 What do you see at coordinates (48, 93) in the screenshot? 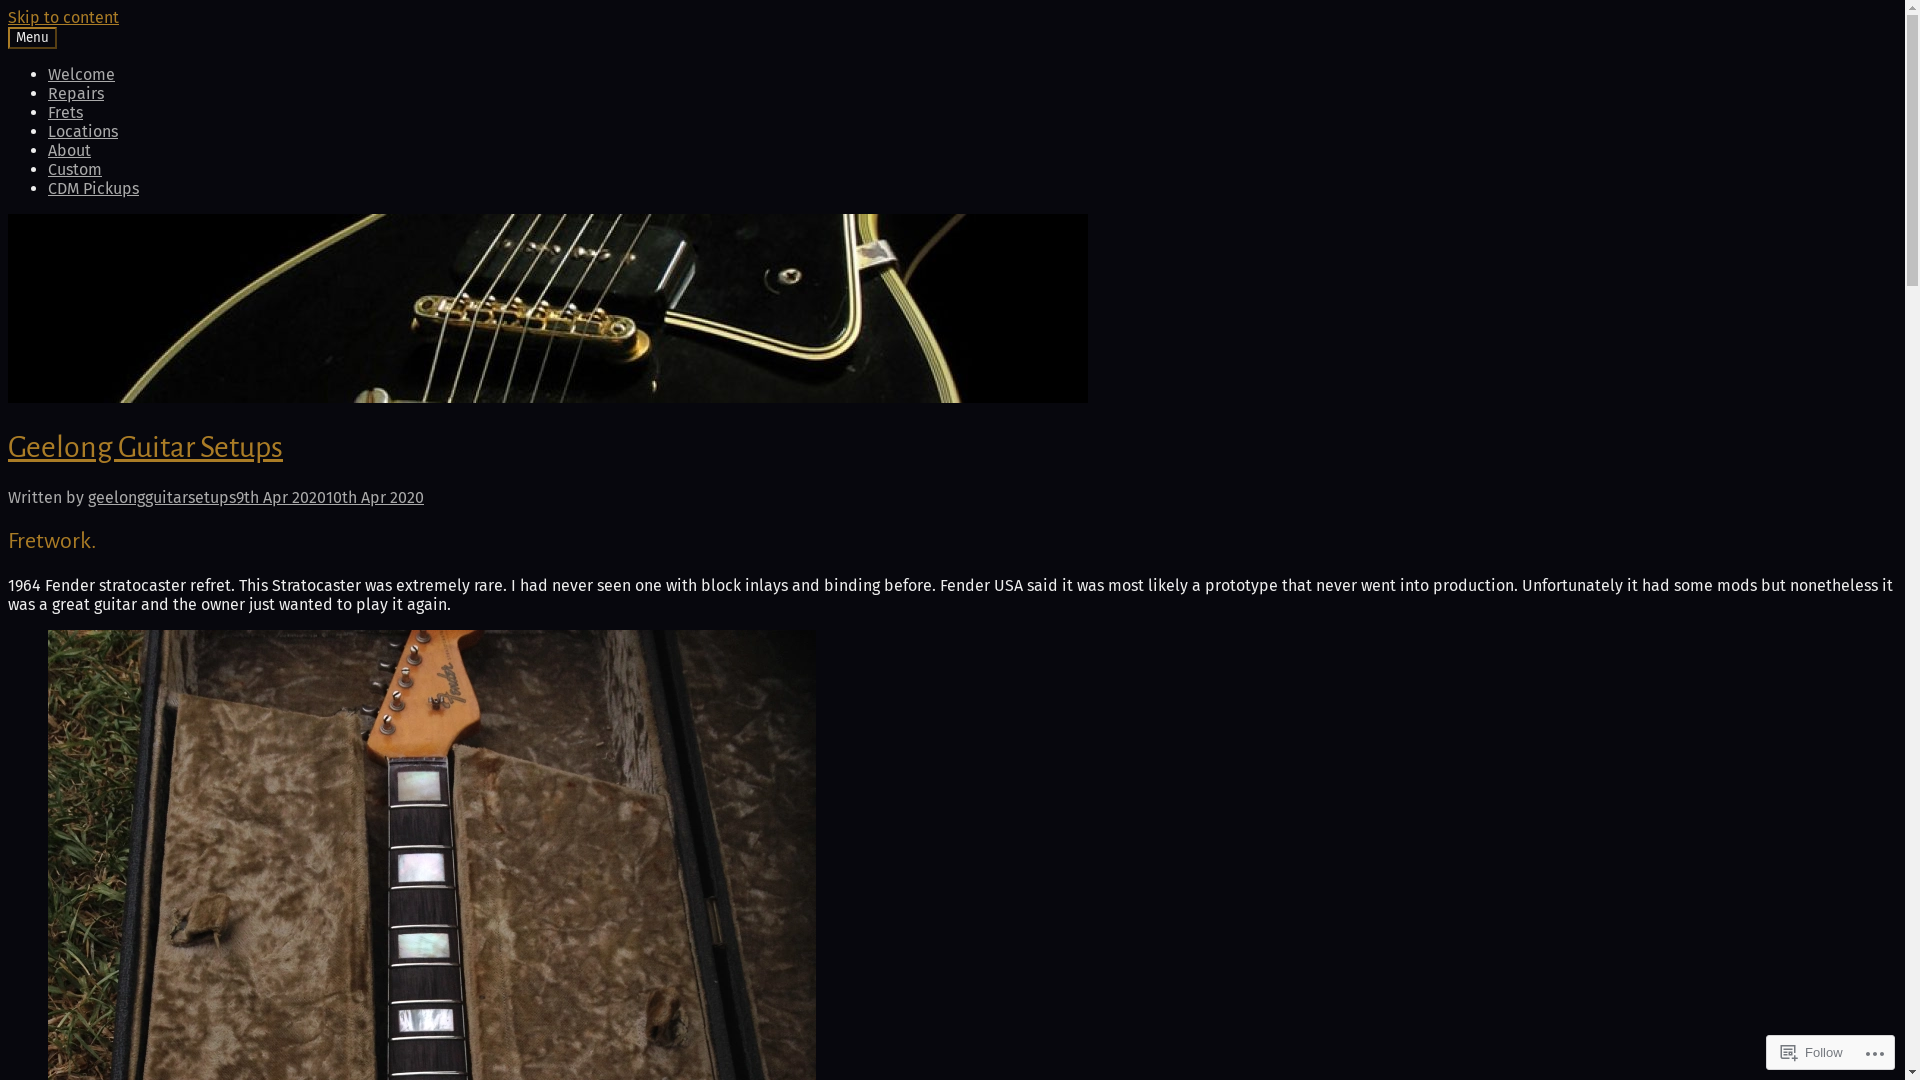
I see `'Repairs'` at bounding box center [48, 93].